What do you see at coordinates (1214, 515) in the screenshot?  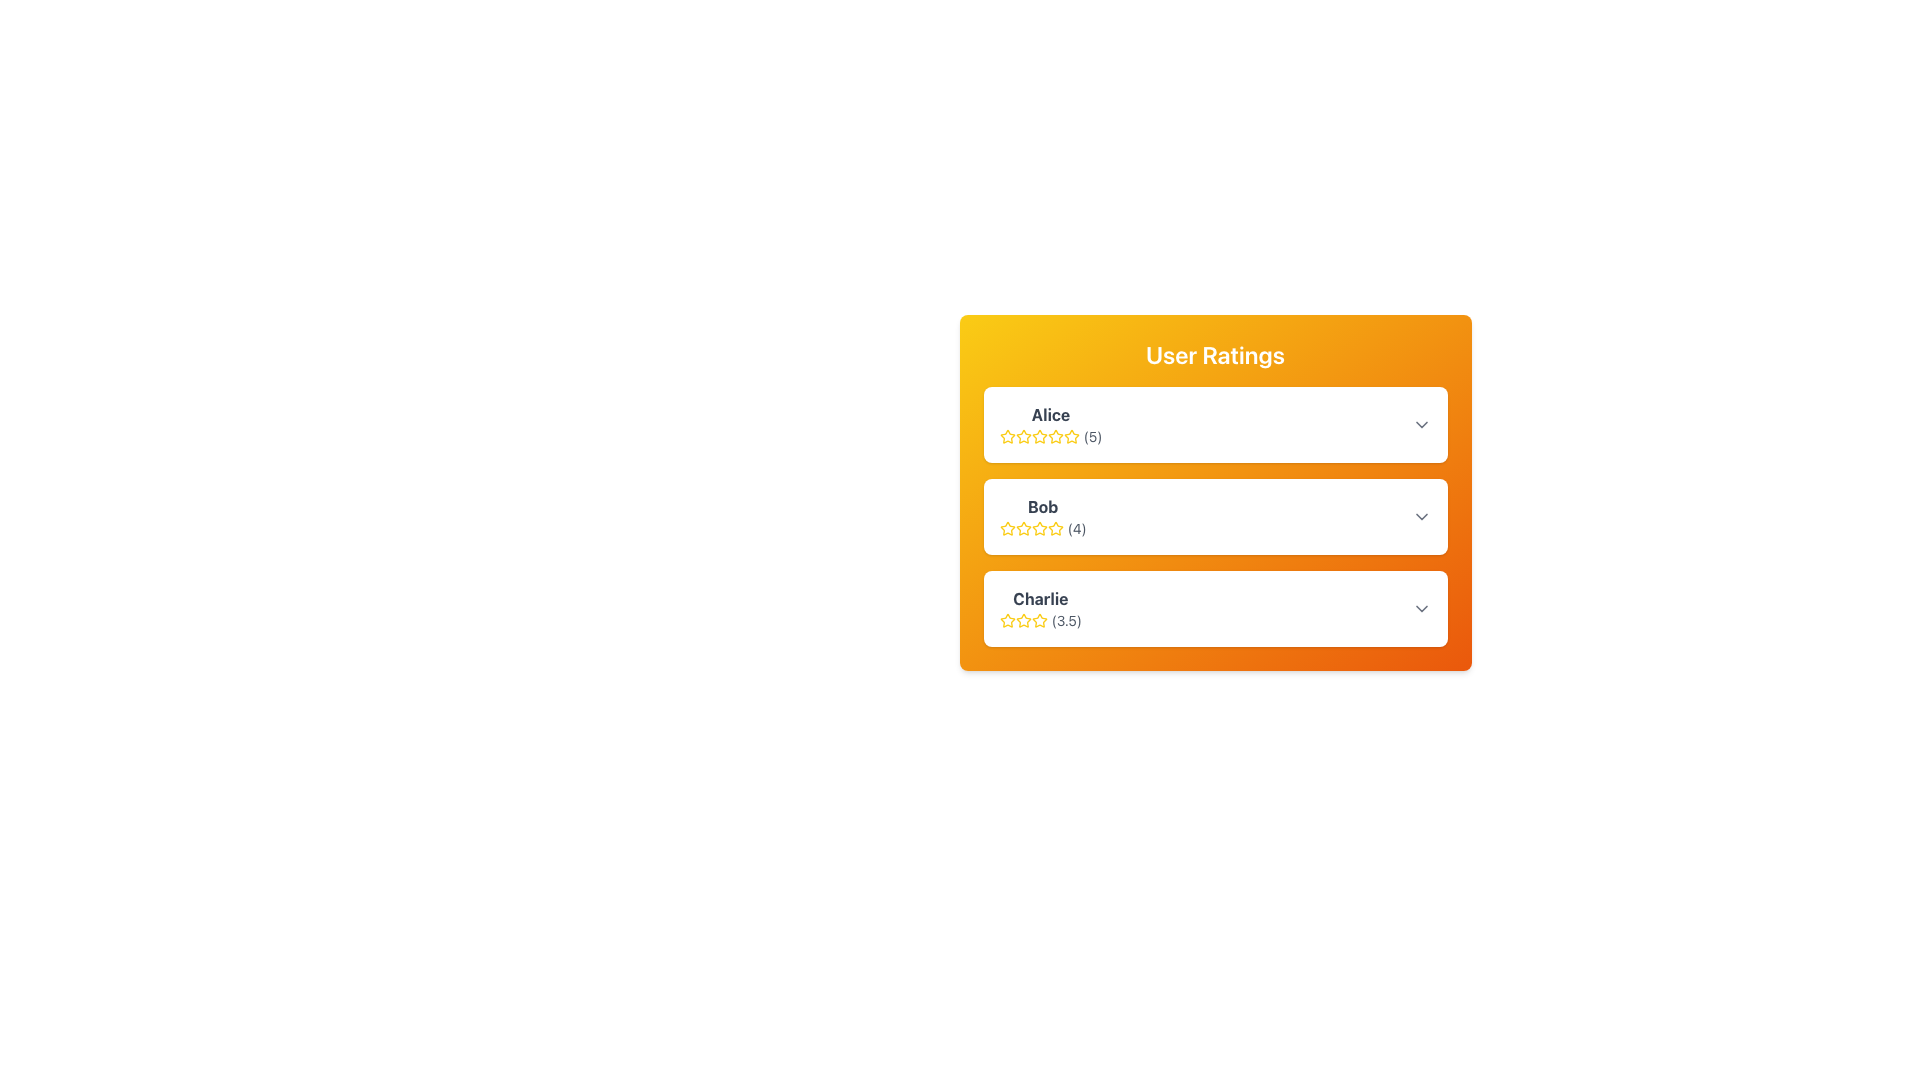 I see `rating details from the user rating block for 'Bob' which displays a score of 4 stars and can be expanded for more information` at bounding box center [1214, 515].